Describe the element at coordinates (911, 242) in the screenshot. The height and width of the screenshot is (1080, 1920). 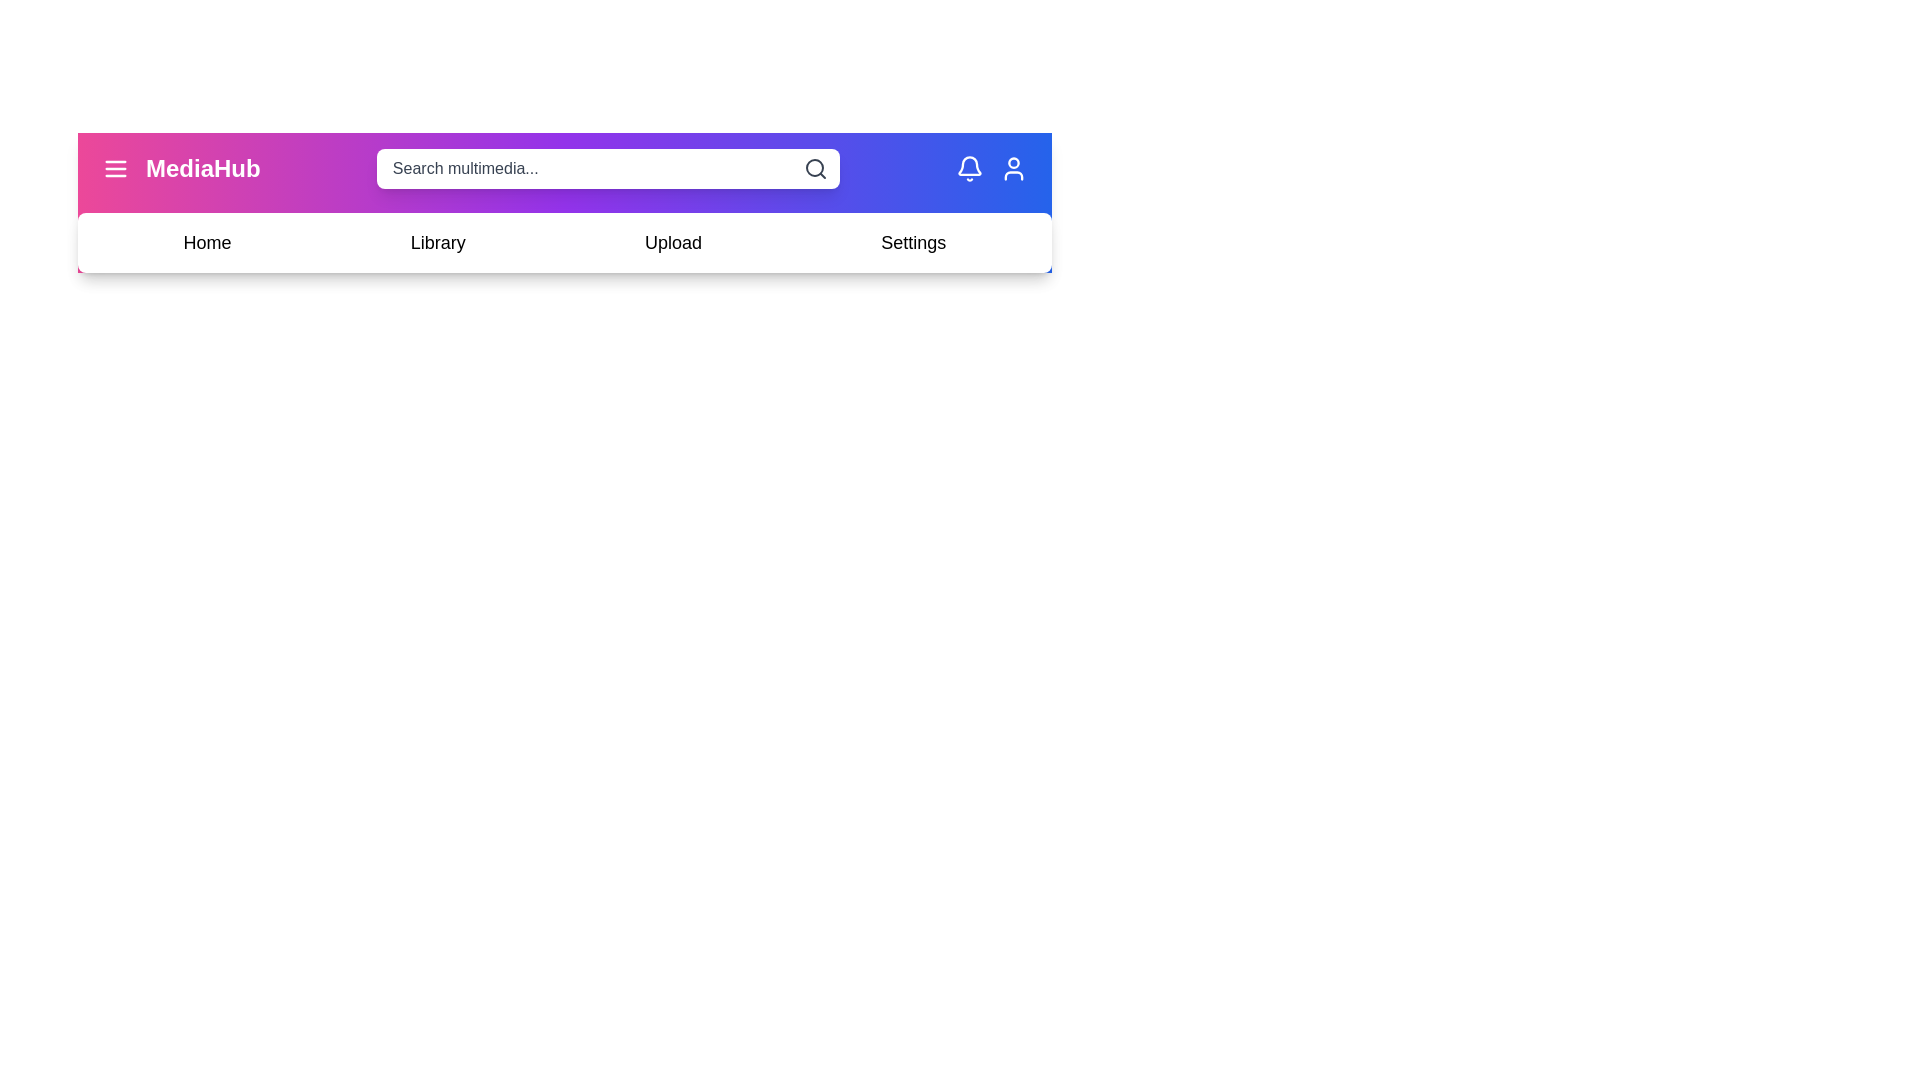
I see `the navigation item Settings to navigate to the respective section` at that location.